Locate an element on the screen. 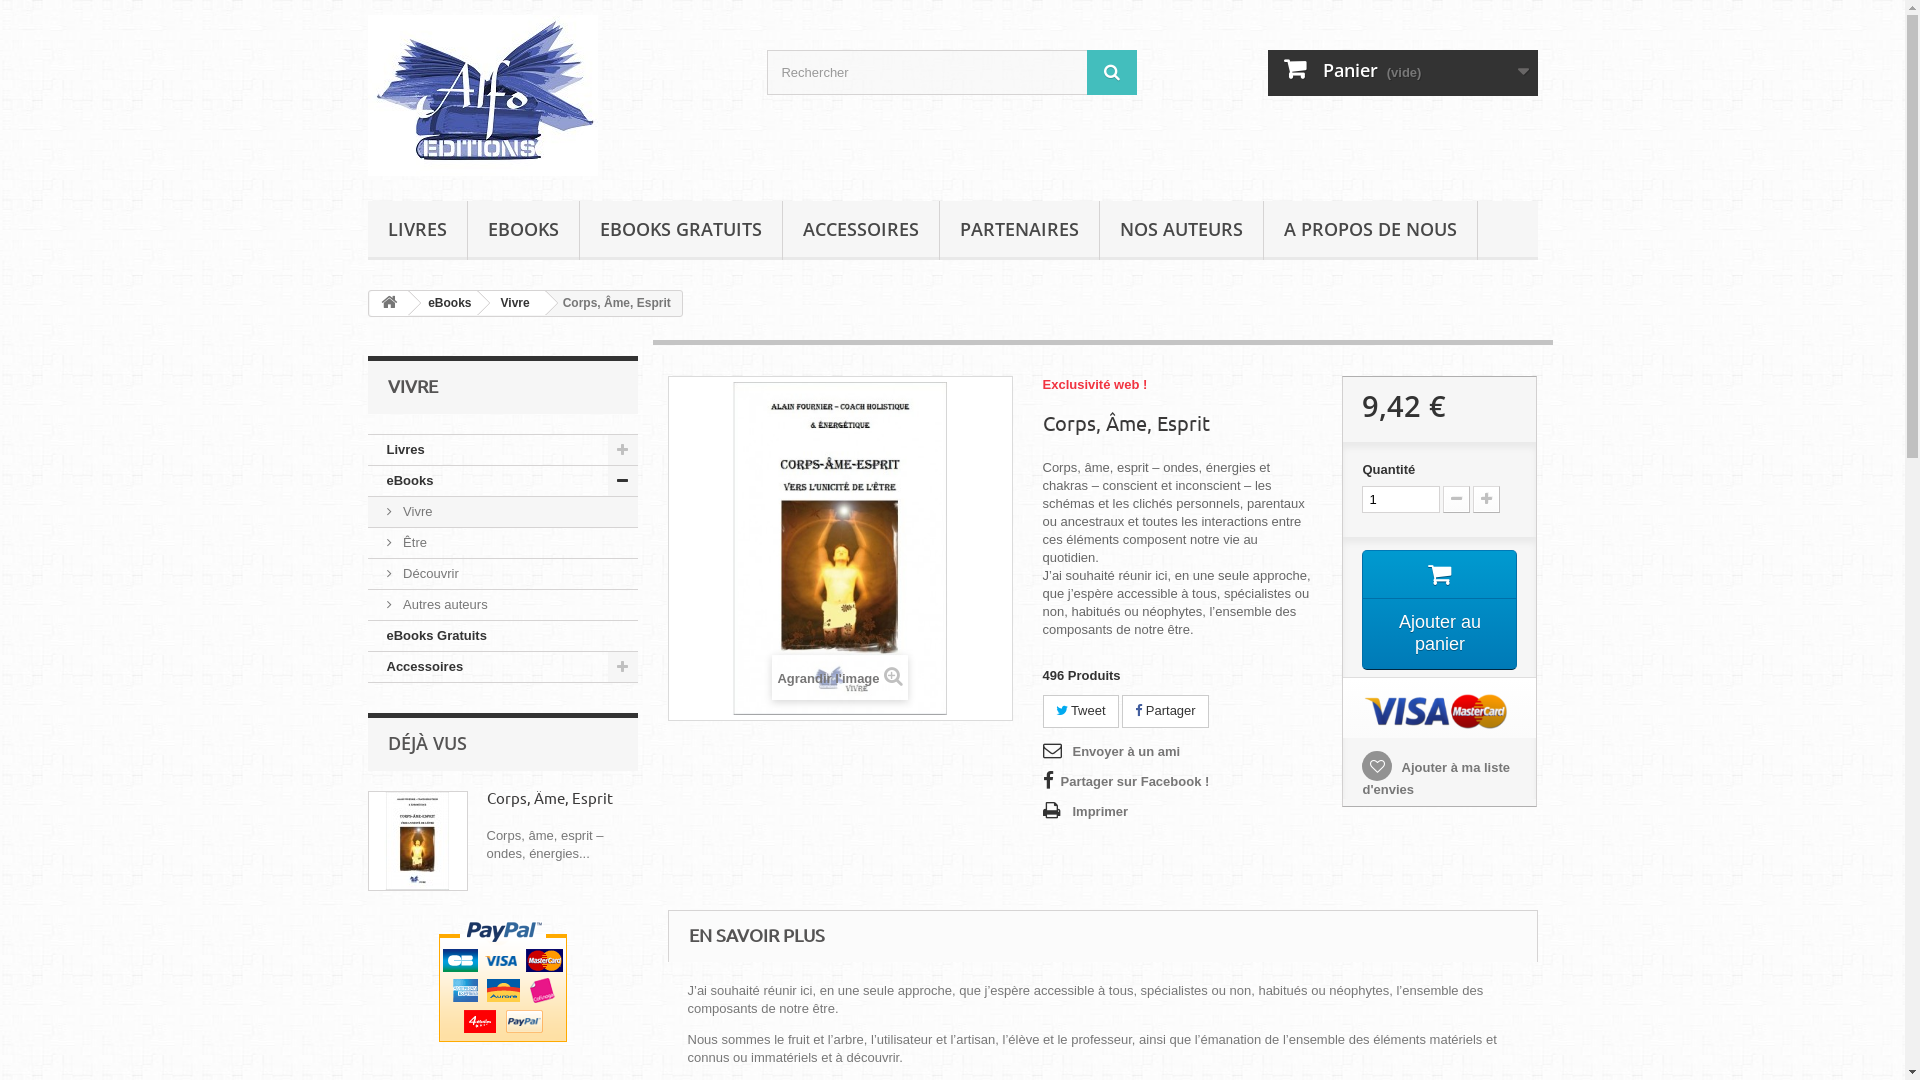  'Panier (vide)' is located at coordinates (1401, 72).